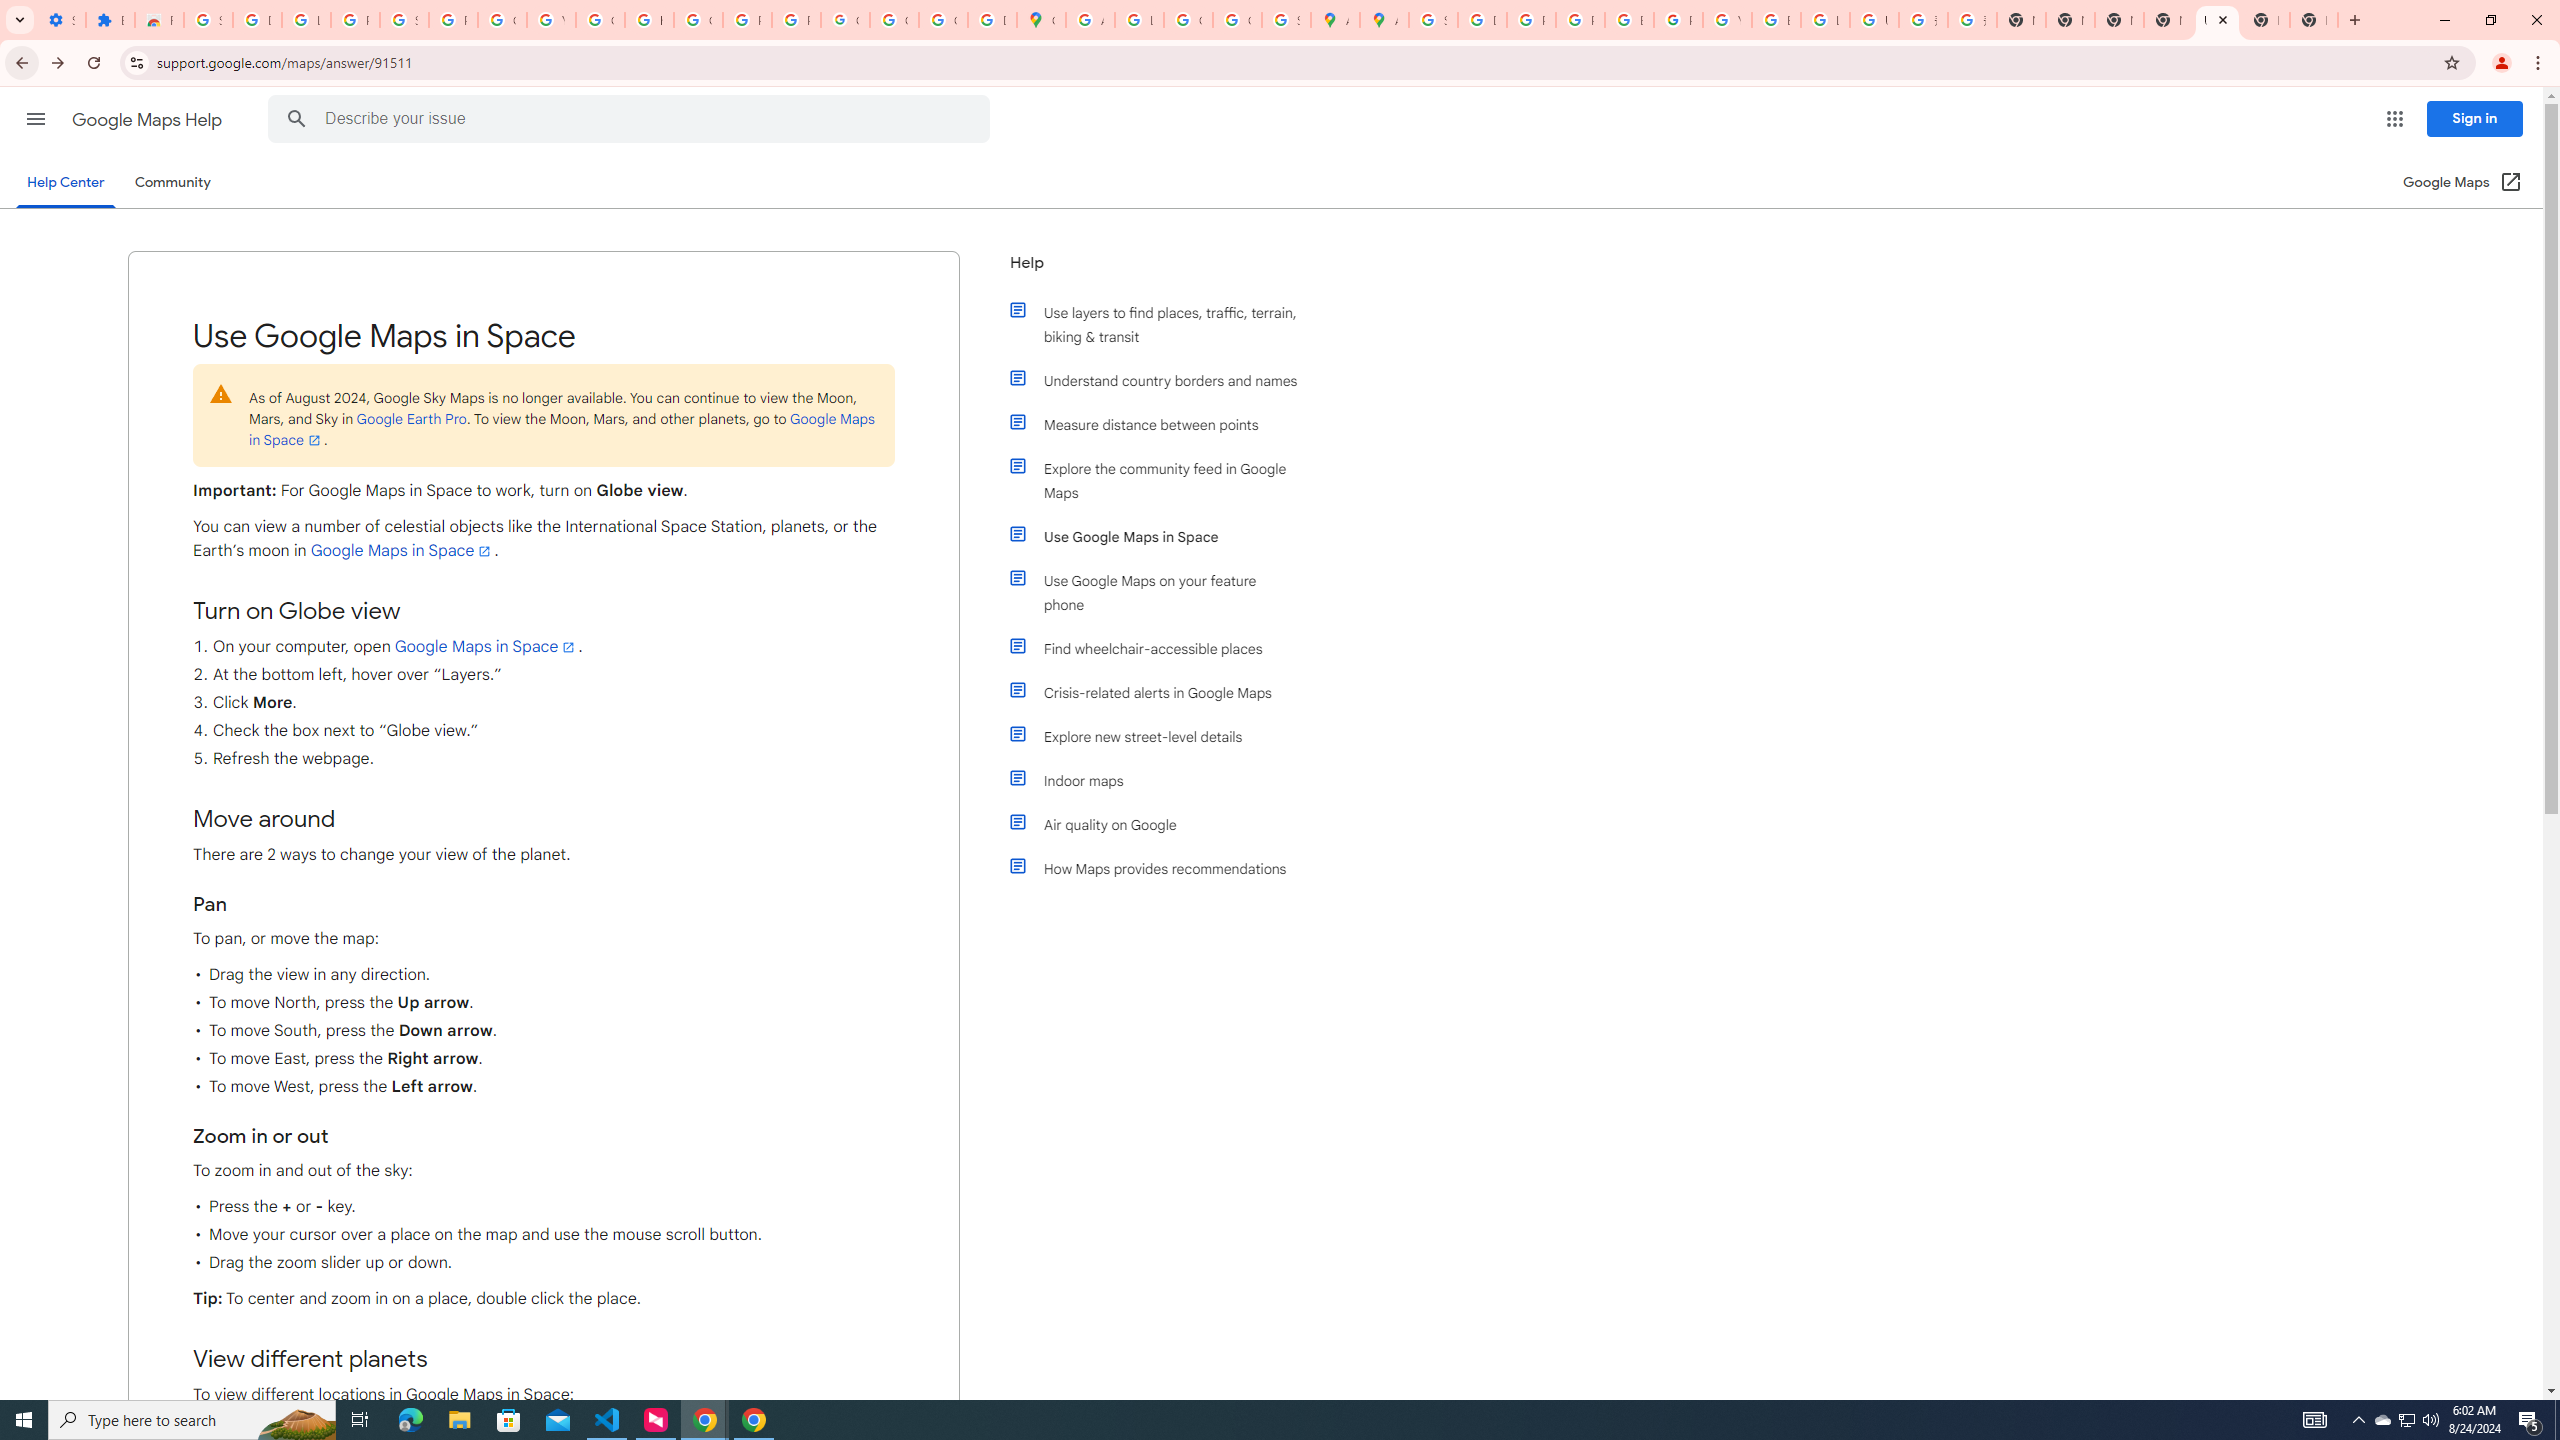 The height and width of the screenshot is (1440, 2560). Describe the element at coordinates (2462, 181) in the screenshot. I see `'Google Maps (Open in a new window)'` at that location.